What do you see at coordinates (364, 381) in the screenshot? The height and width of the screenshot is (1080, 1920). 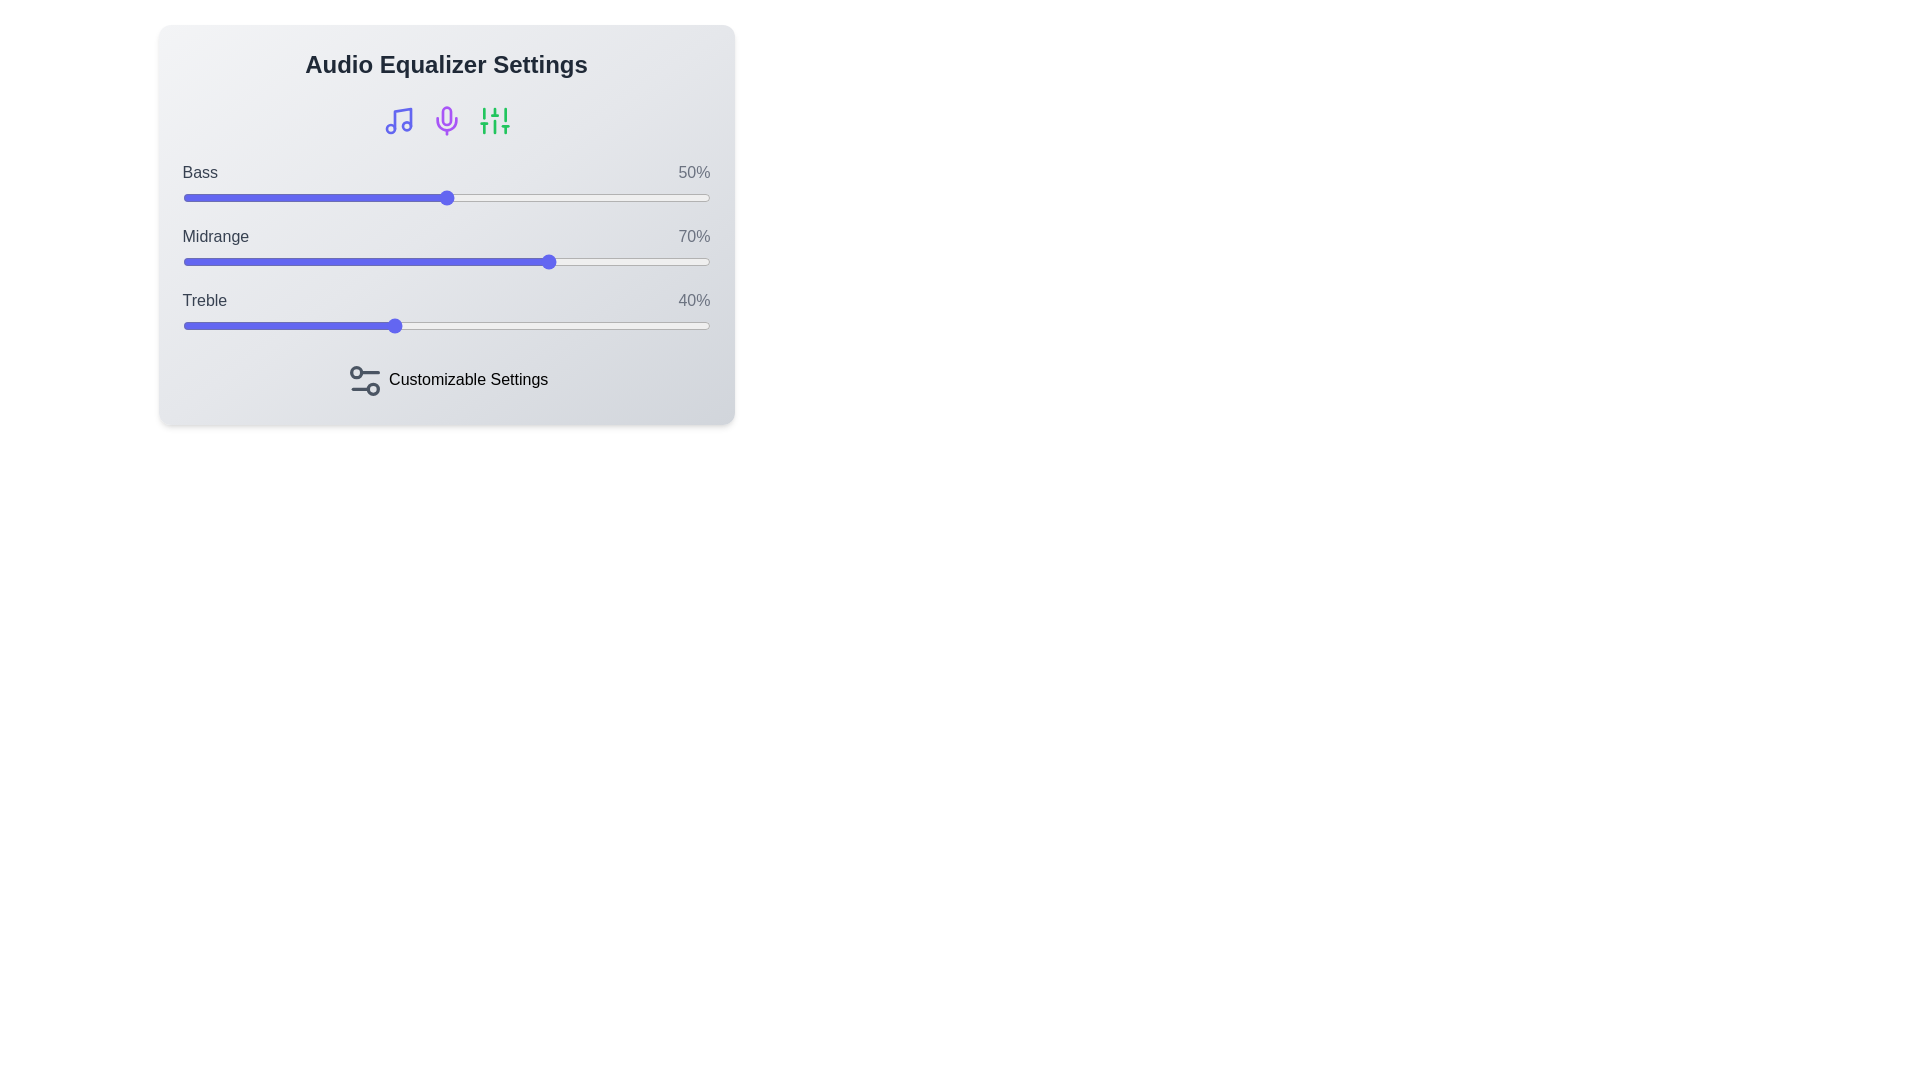 I see `the 'Customizable Settings' icon to interact with it` at bounding box center [364, 381].